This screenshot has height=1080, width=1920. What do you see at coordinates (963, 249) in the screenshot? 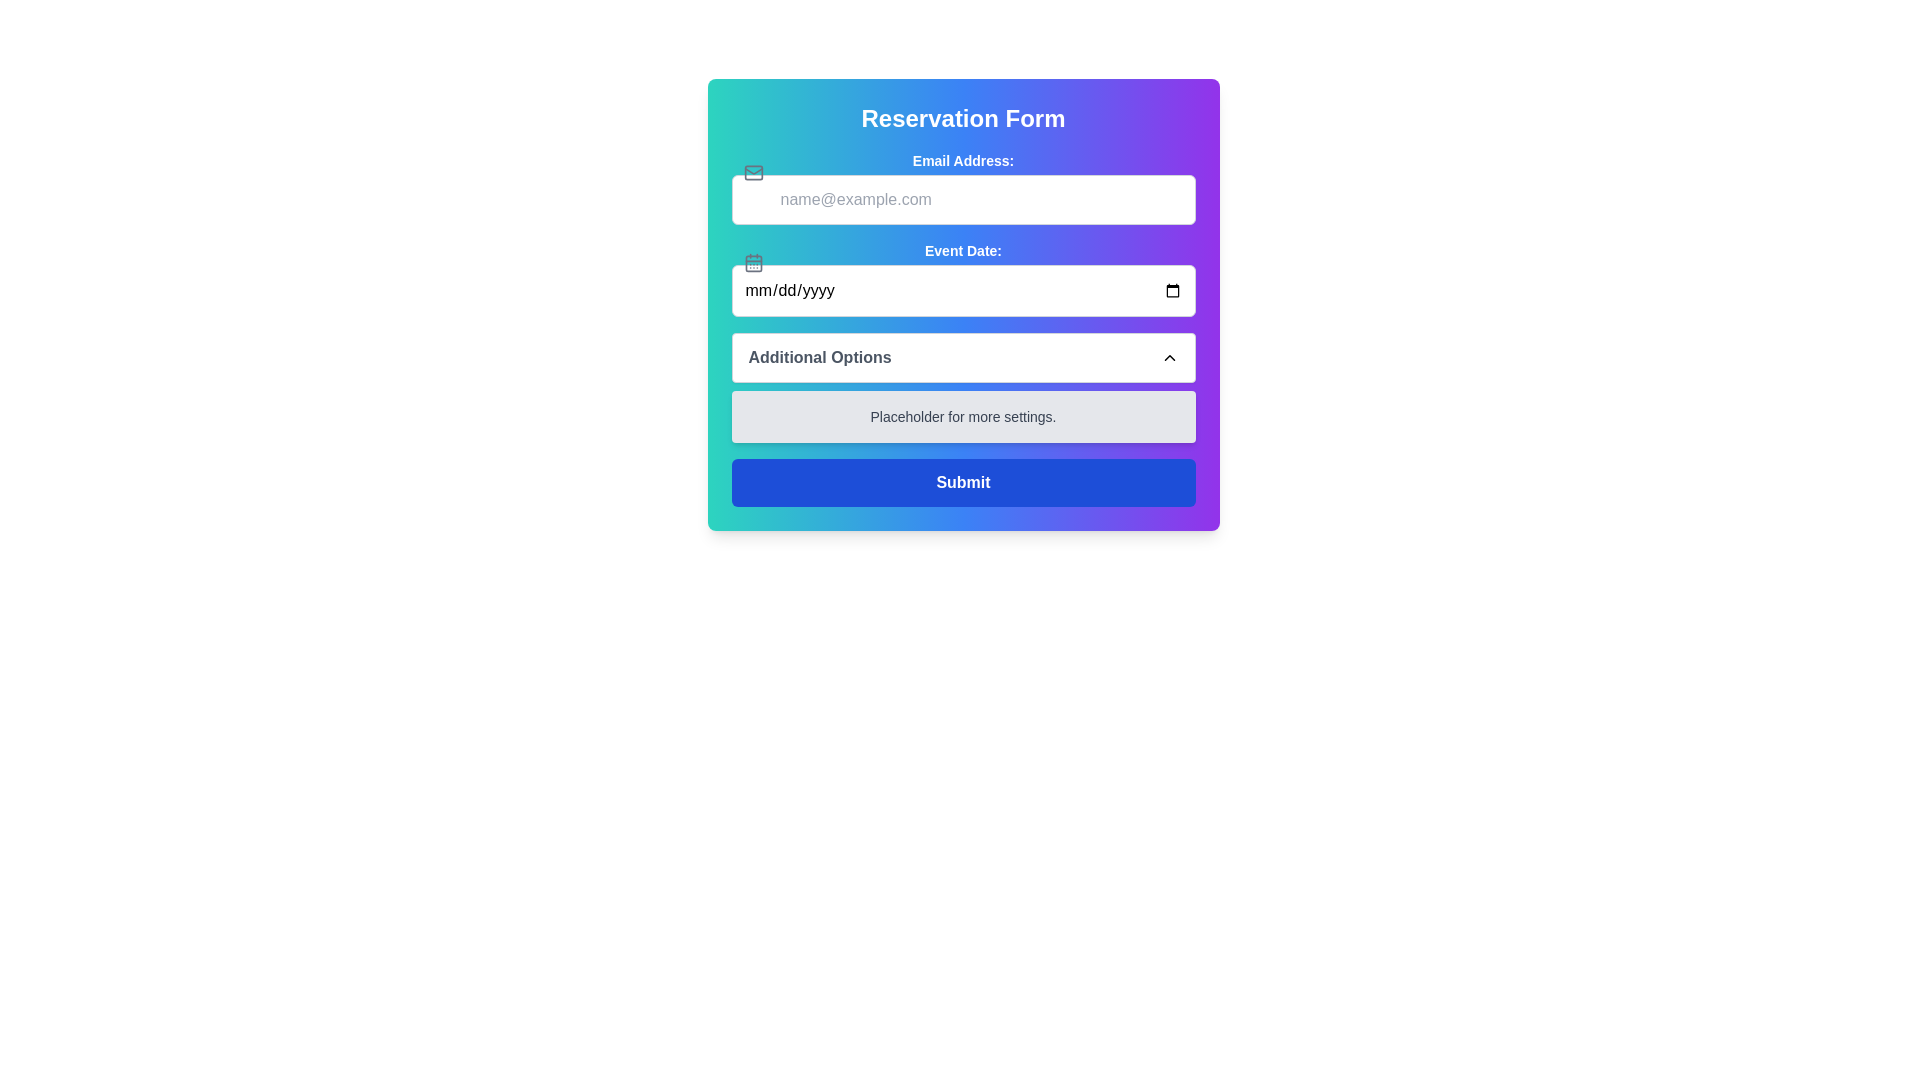
I see `the 'Event Date' label element to associate it with its input field` at bounding box center [963, 249].